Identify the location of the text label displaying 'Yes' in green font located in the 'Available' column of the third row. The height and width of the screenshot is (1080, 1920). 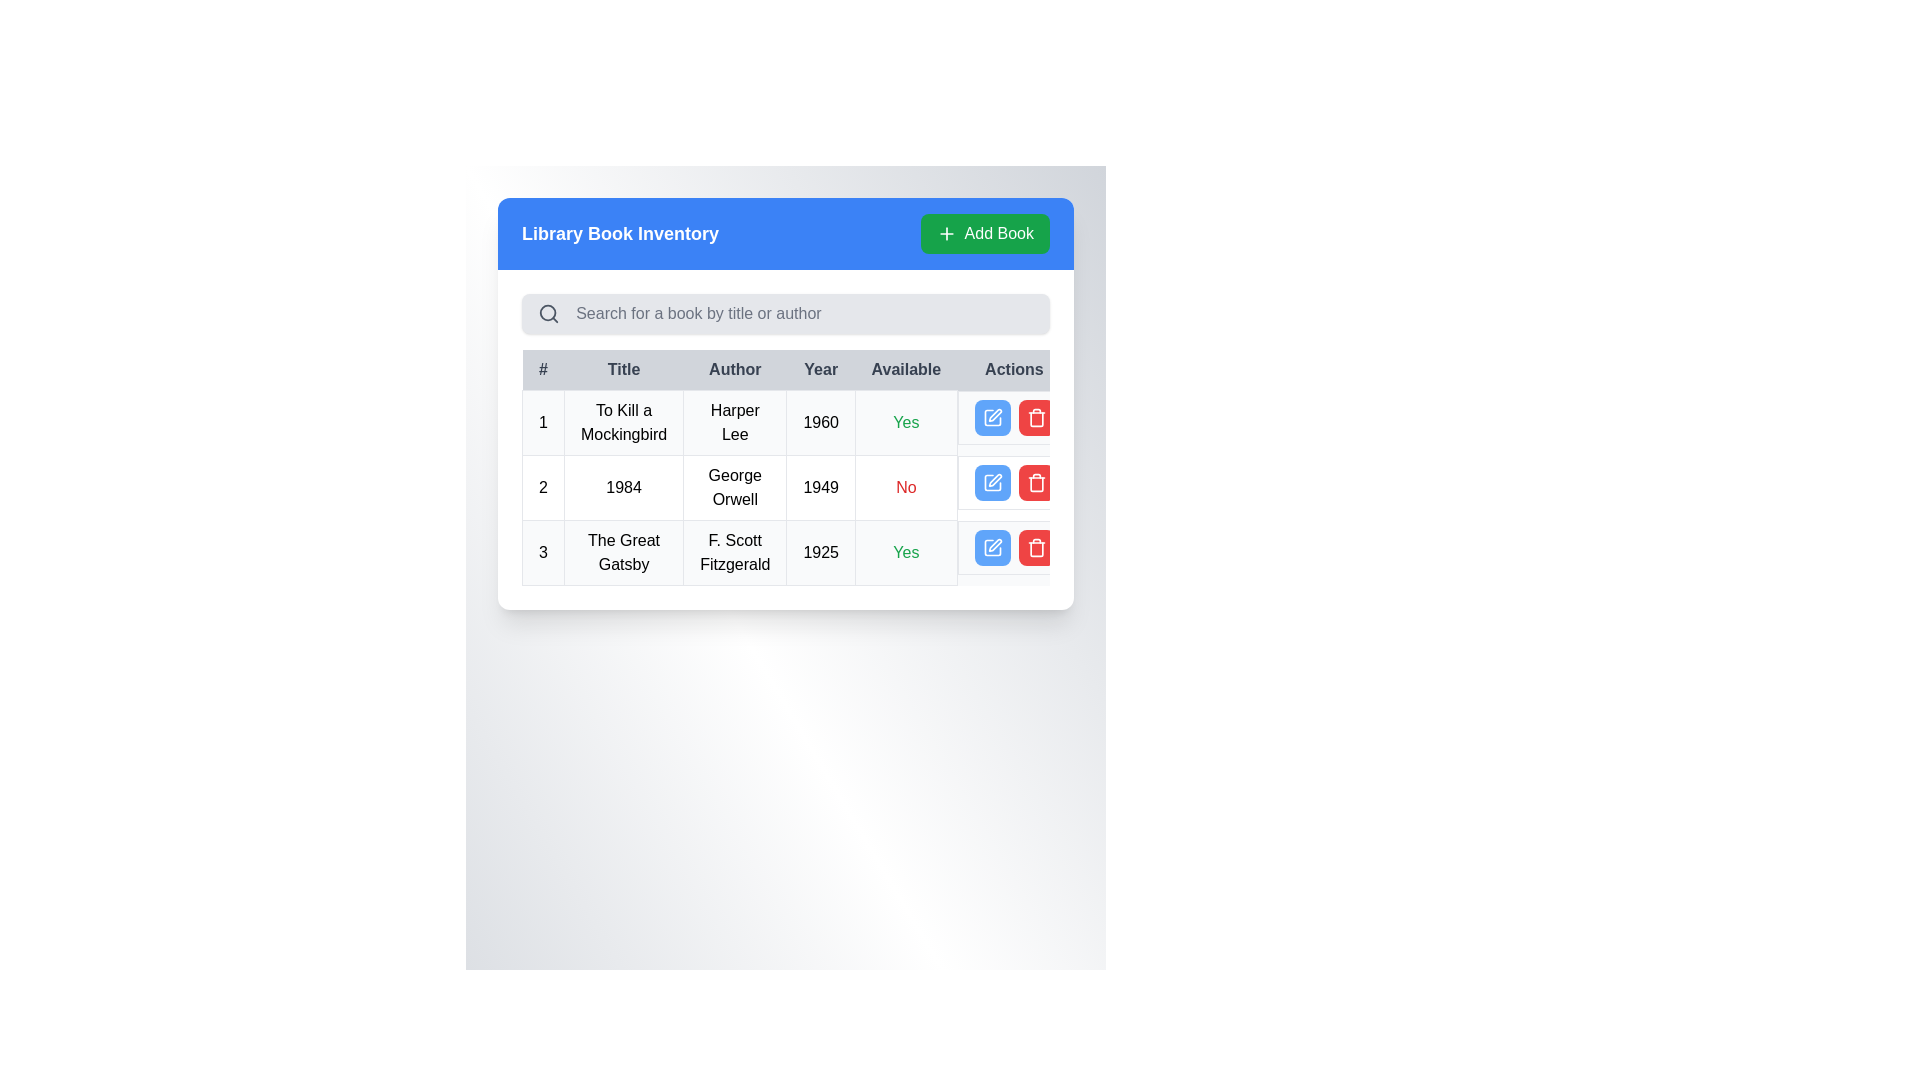
(905, 421).